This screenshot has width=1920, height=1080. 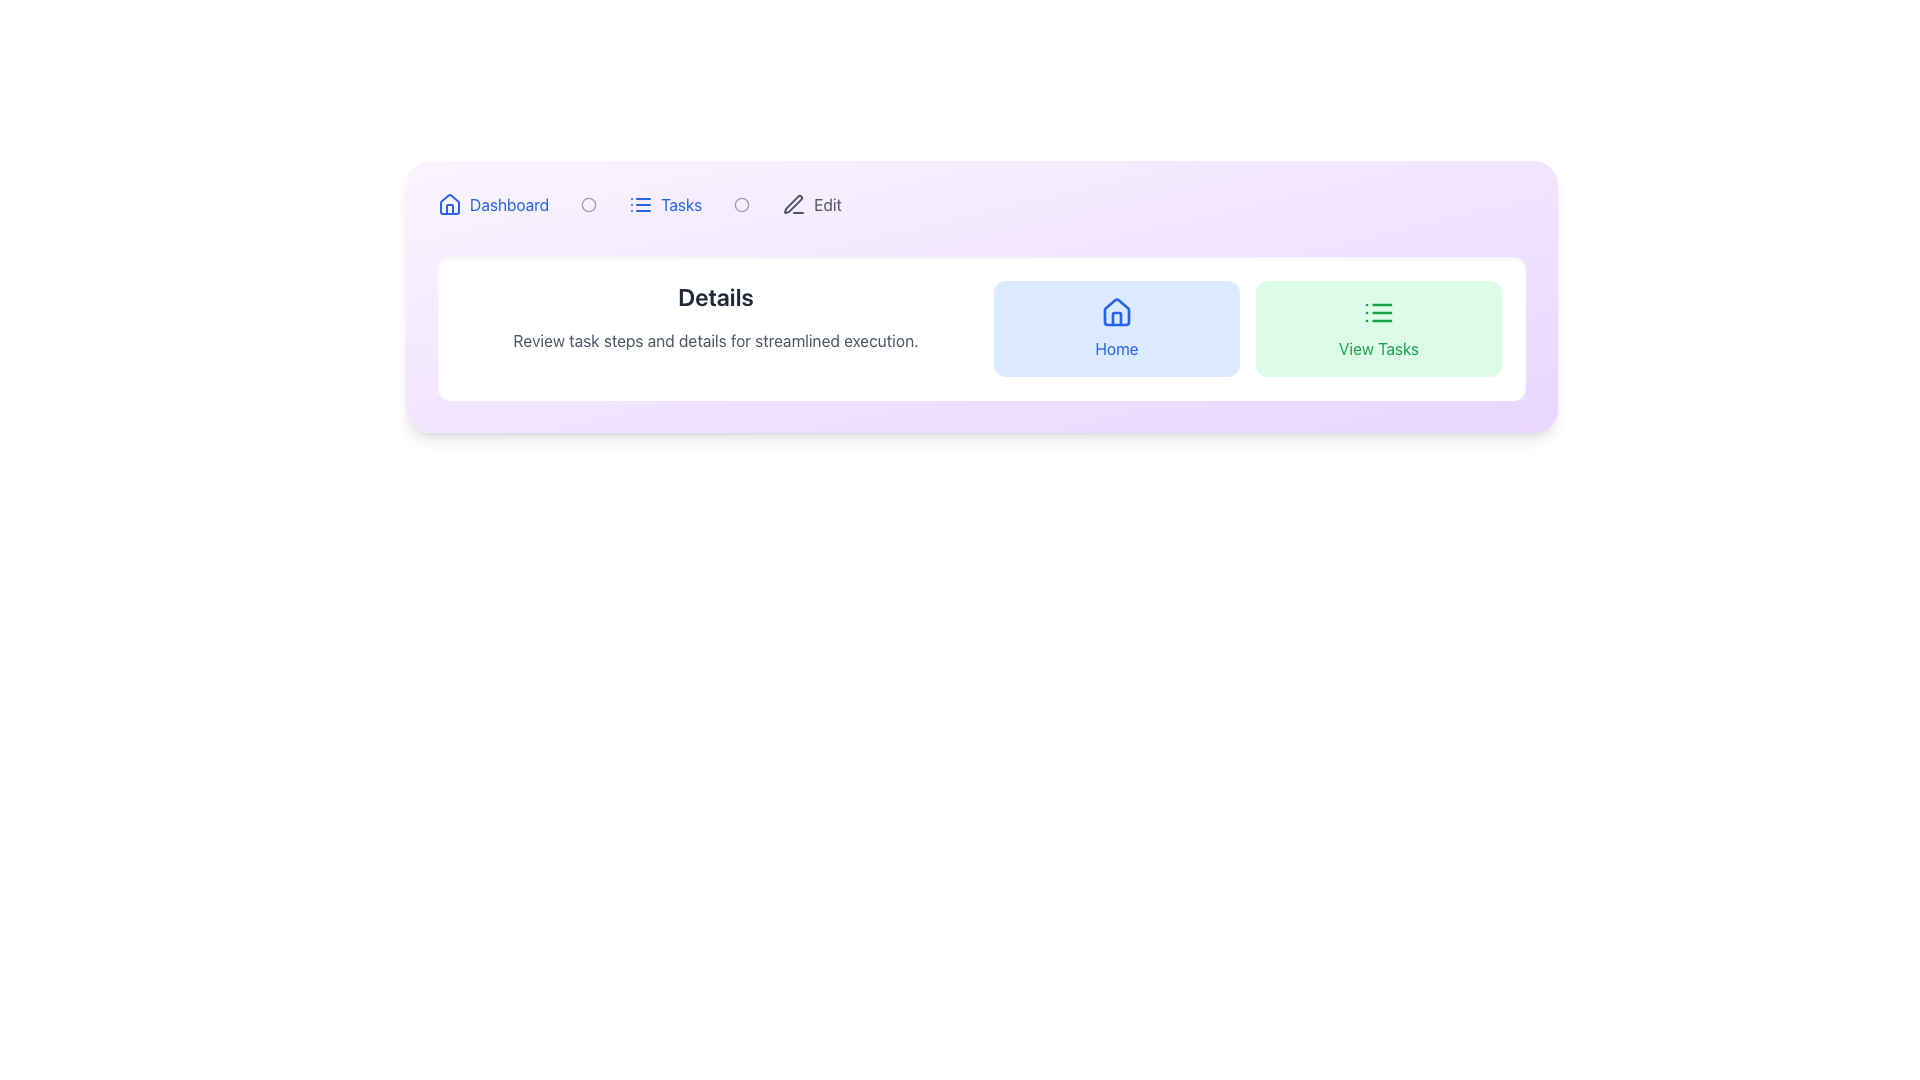 I want to click on the door portion of the house icon, which is part of the 'Home' button, located at the bottom center of the house illustration, so click(x=1116, y=318).